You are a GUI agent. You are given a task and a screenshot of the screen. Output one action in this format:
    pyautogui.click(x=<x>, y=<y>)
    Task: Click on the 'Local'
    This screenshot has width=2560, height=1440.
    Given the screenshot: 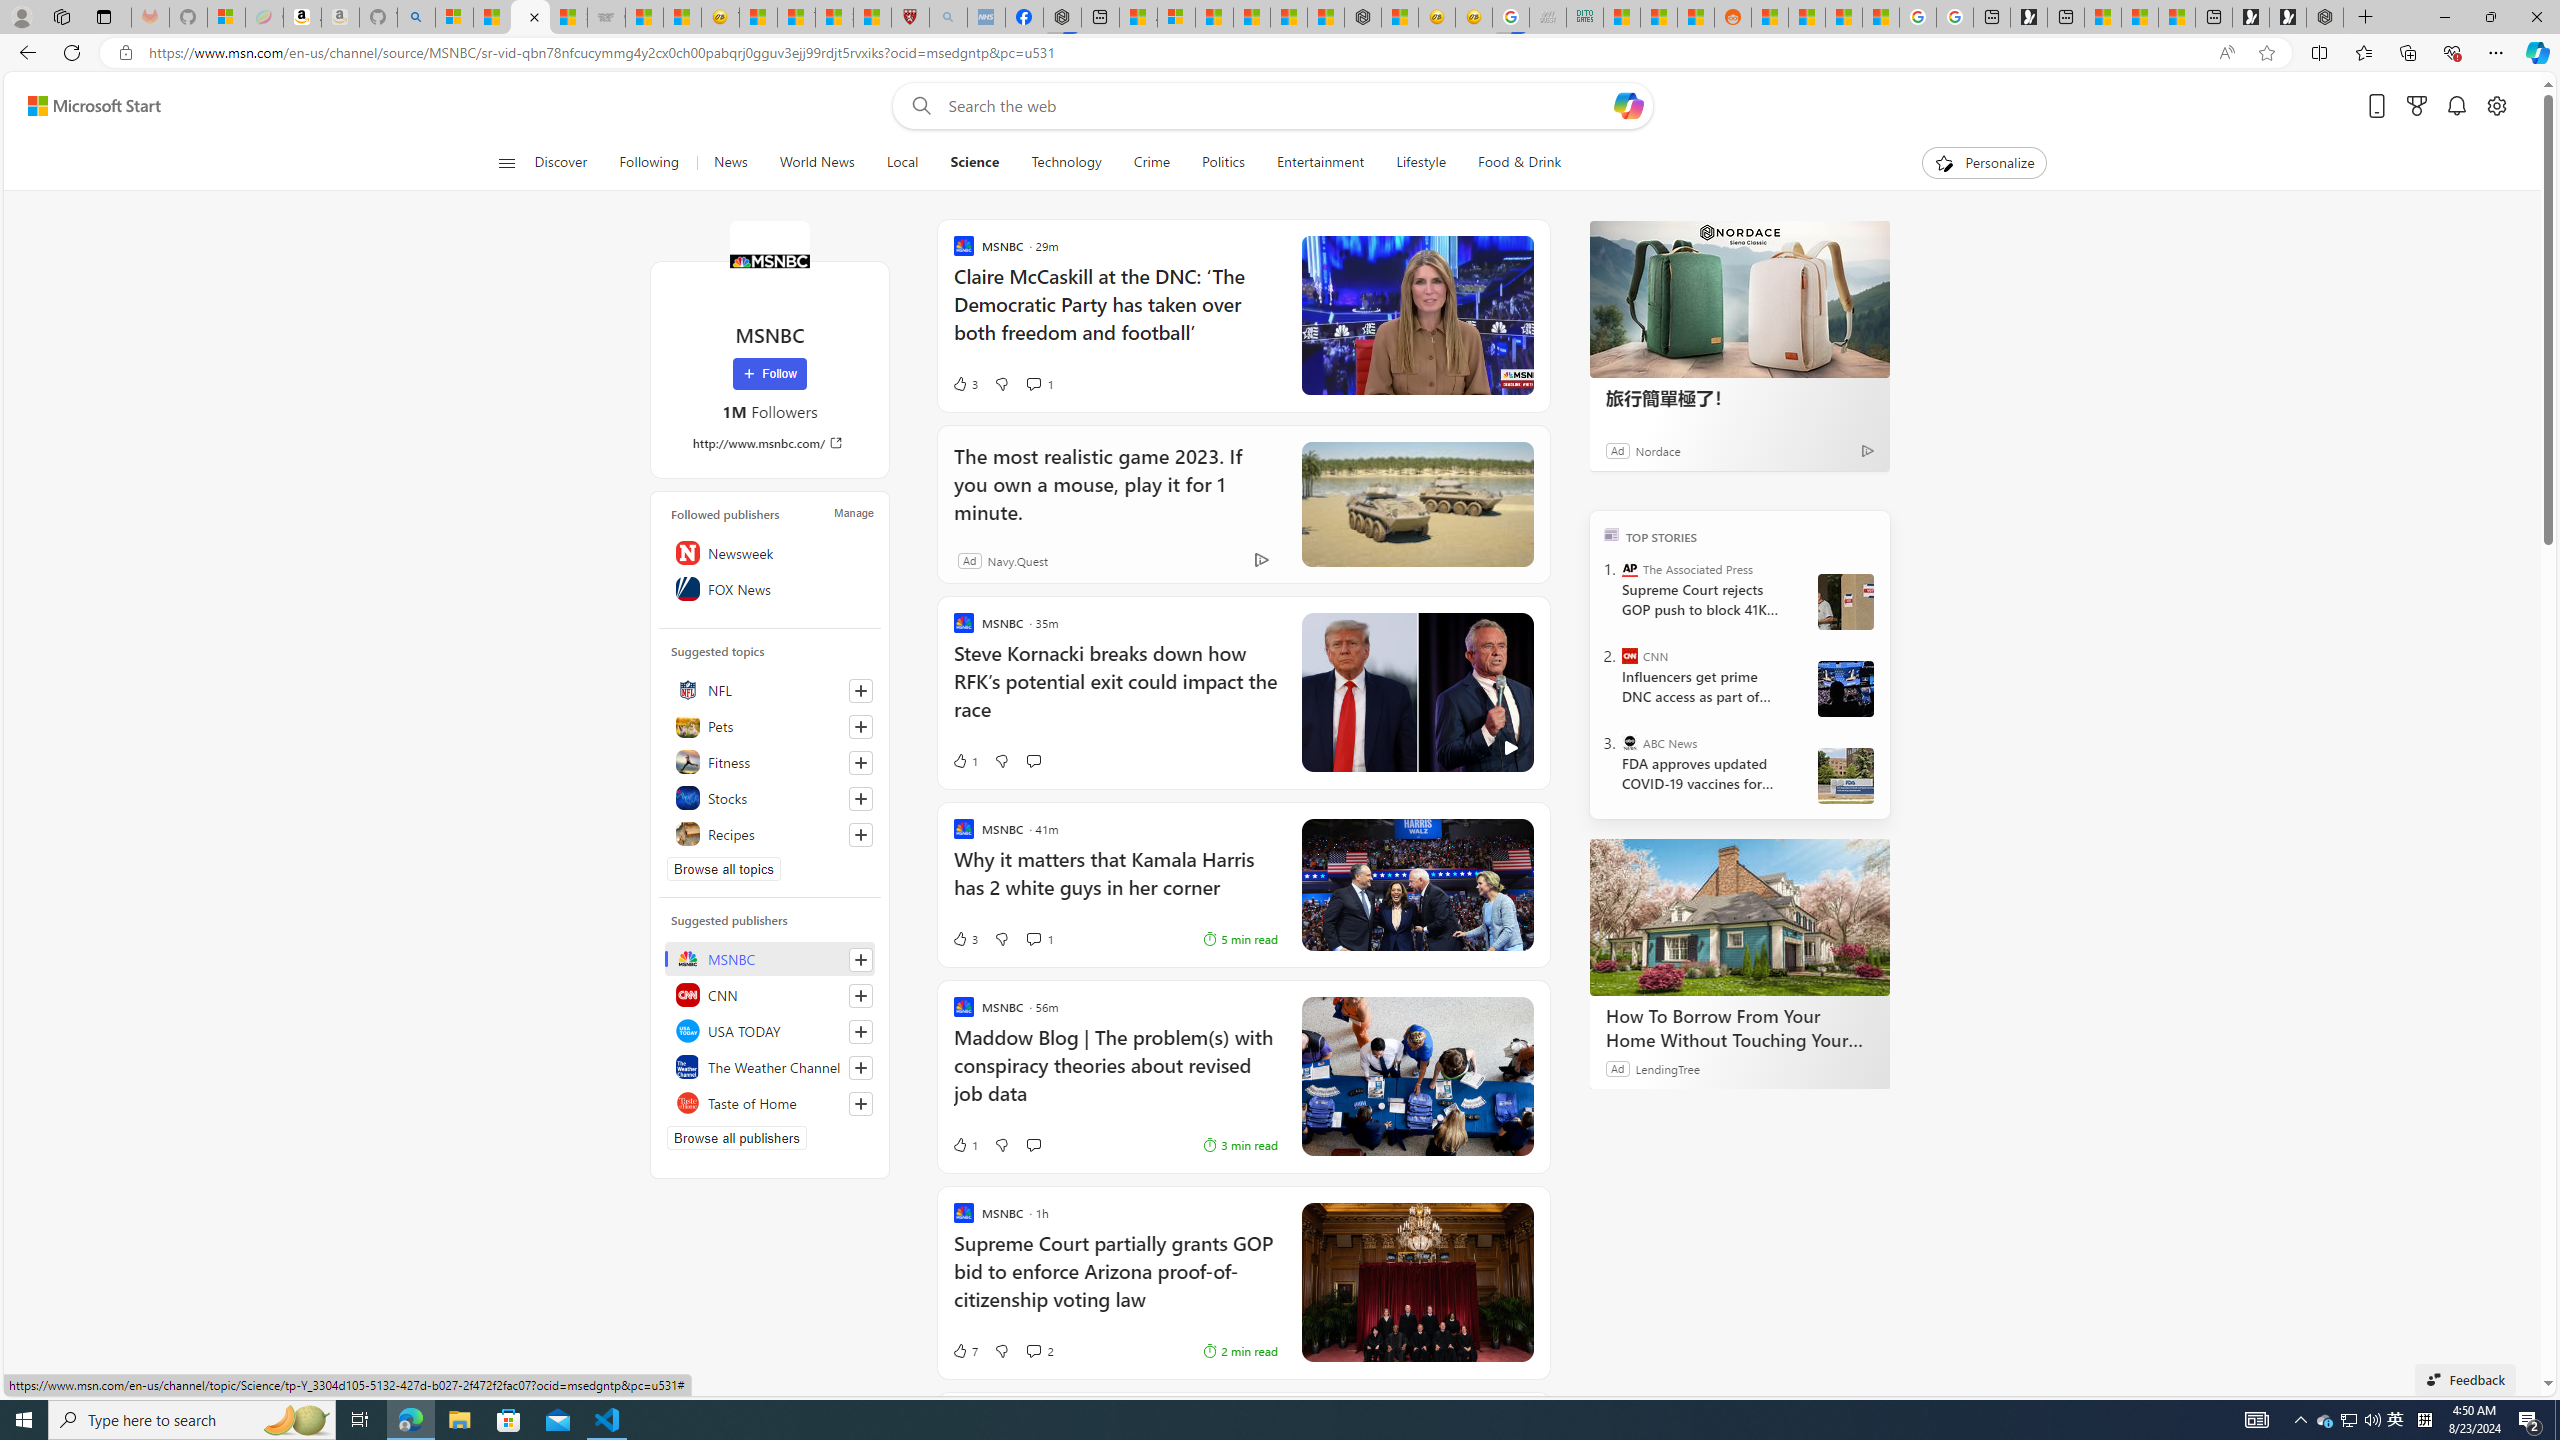 What is the action you would take?
    pyautogui.click(x=901, y=162)
    